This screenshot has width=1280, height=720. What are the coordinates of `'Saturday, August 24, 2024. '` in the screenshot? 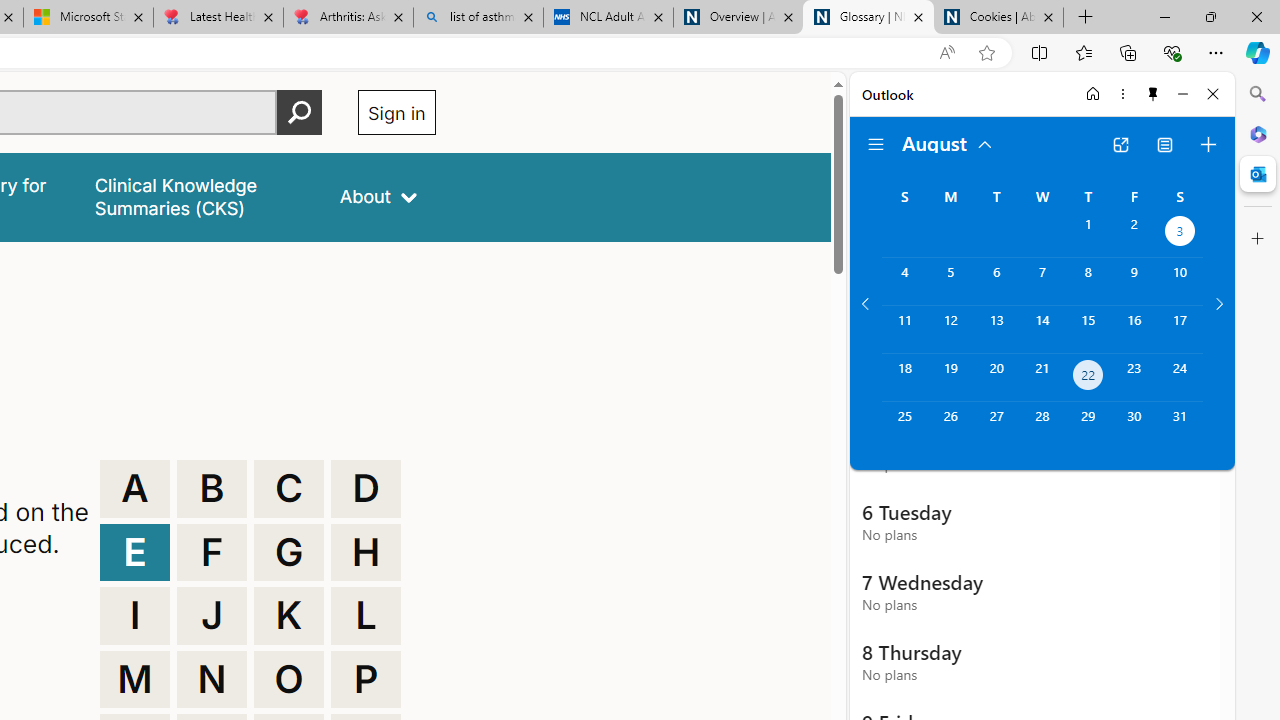 It's located at (1180, 377).